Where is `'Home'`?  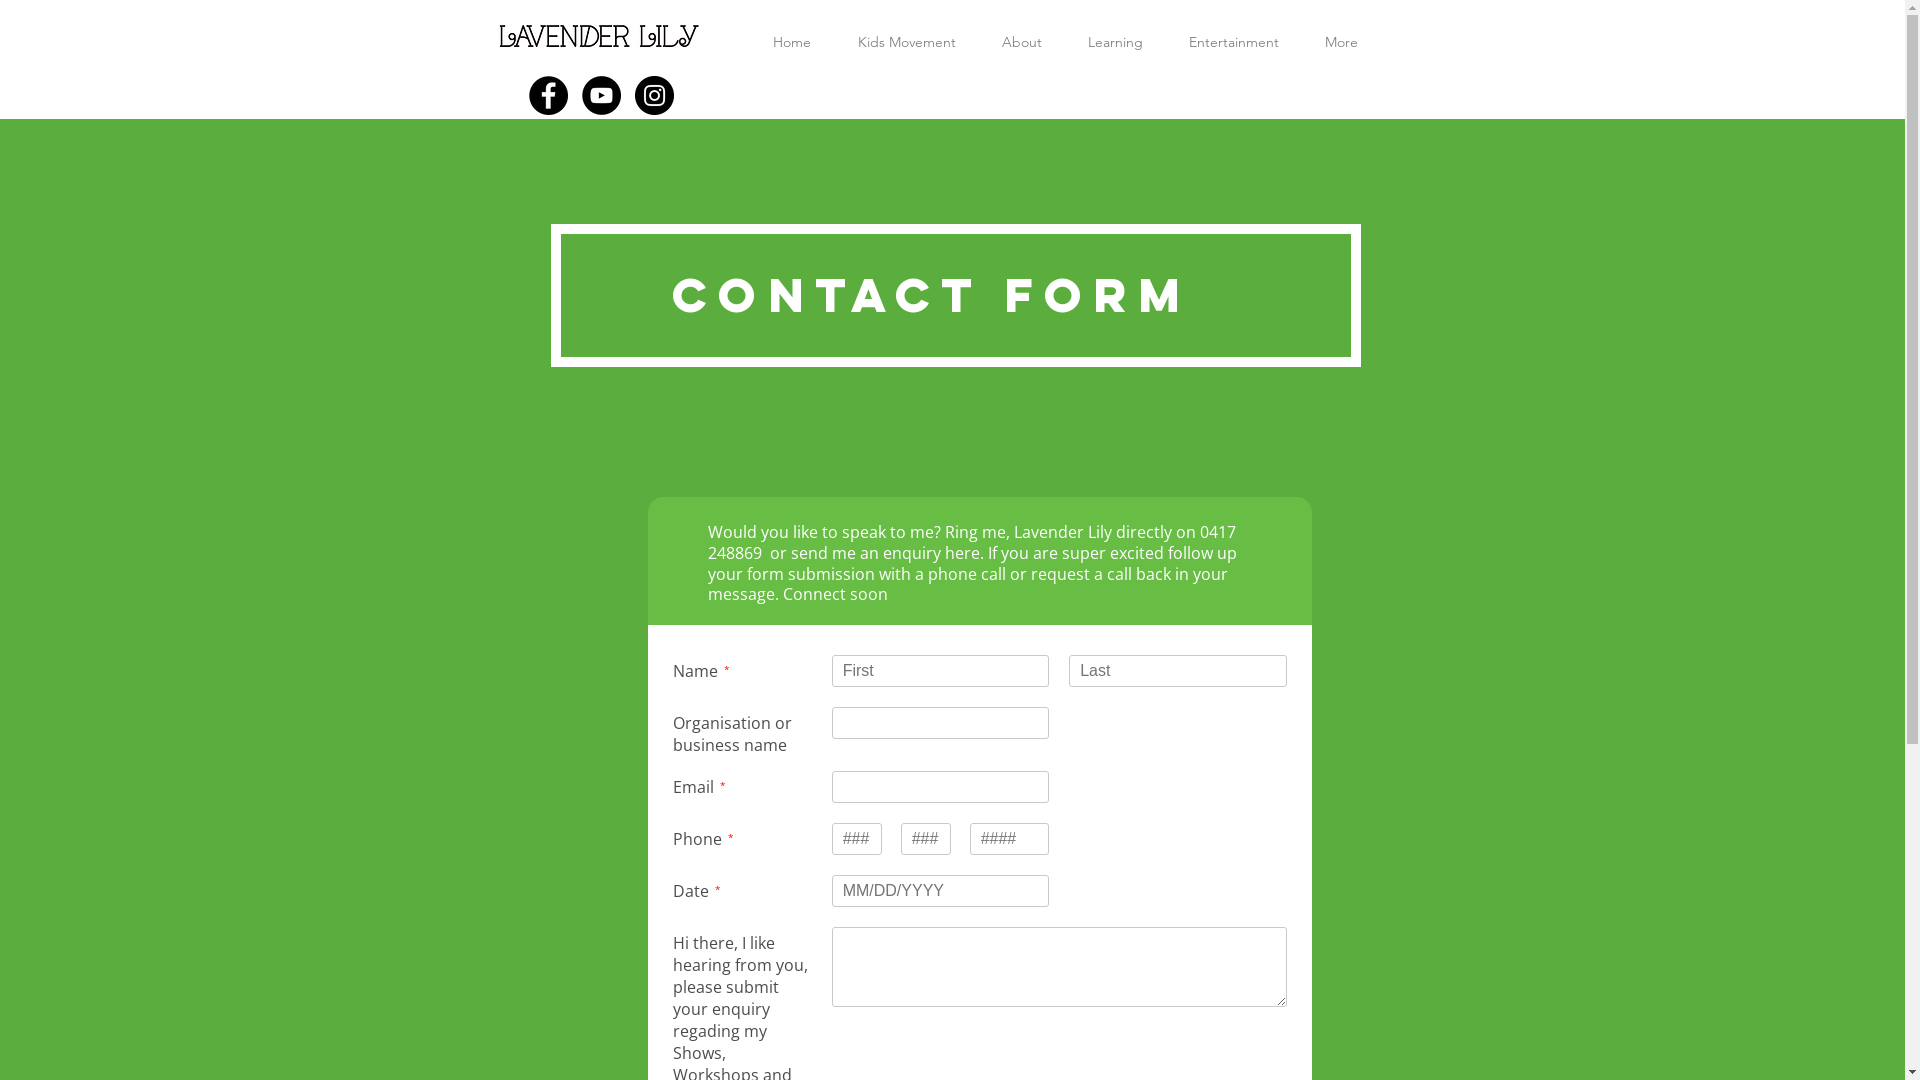
'Home' is located at coordinates (791, 42).